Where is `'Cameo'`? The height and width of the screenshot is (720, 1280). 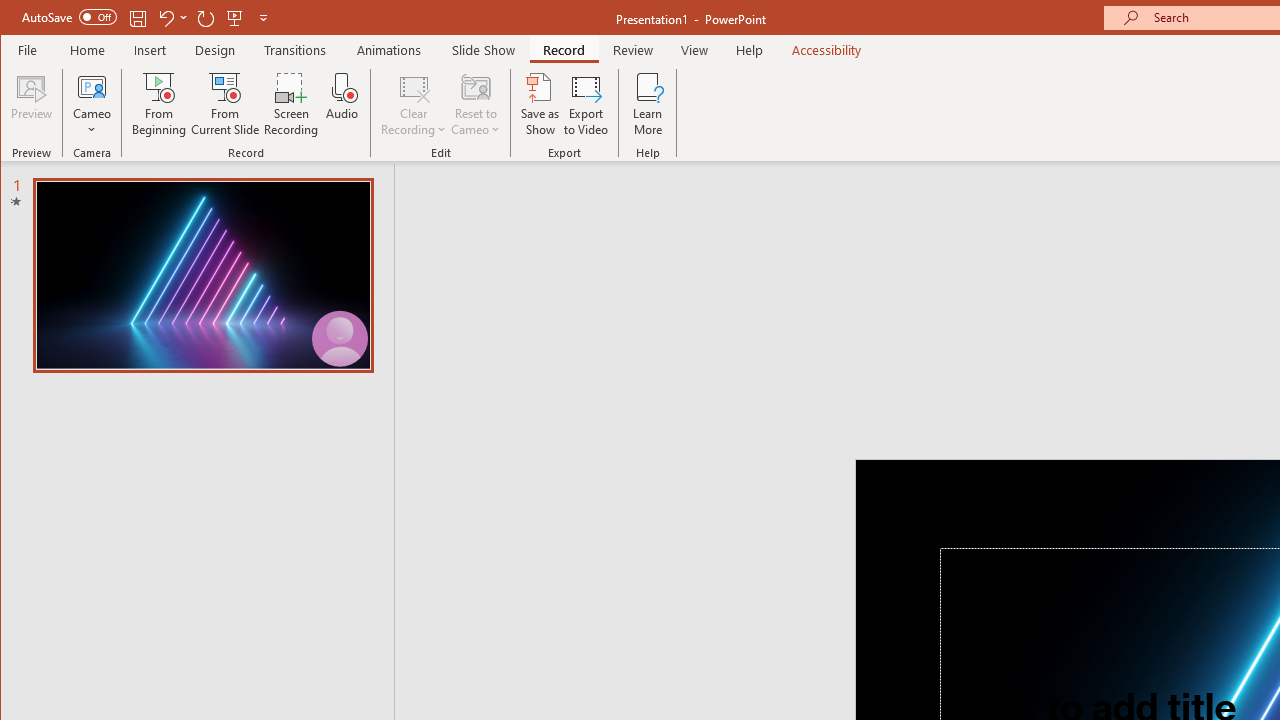
'Cameo' is located at coordinates (91, 104).